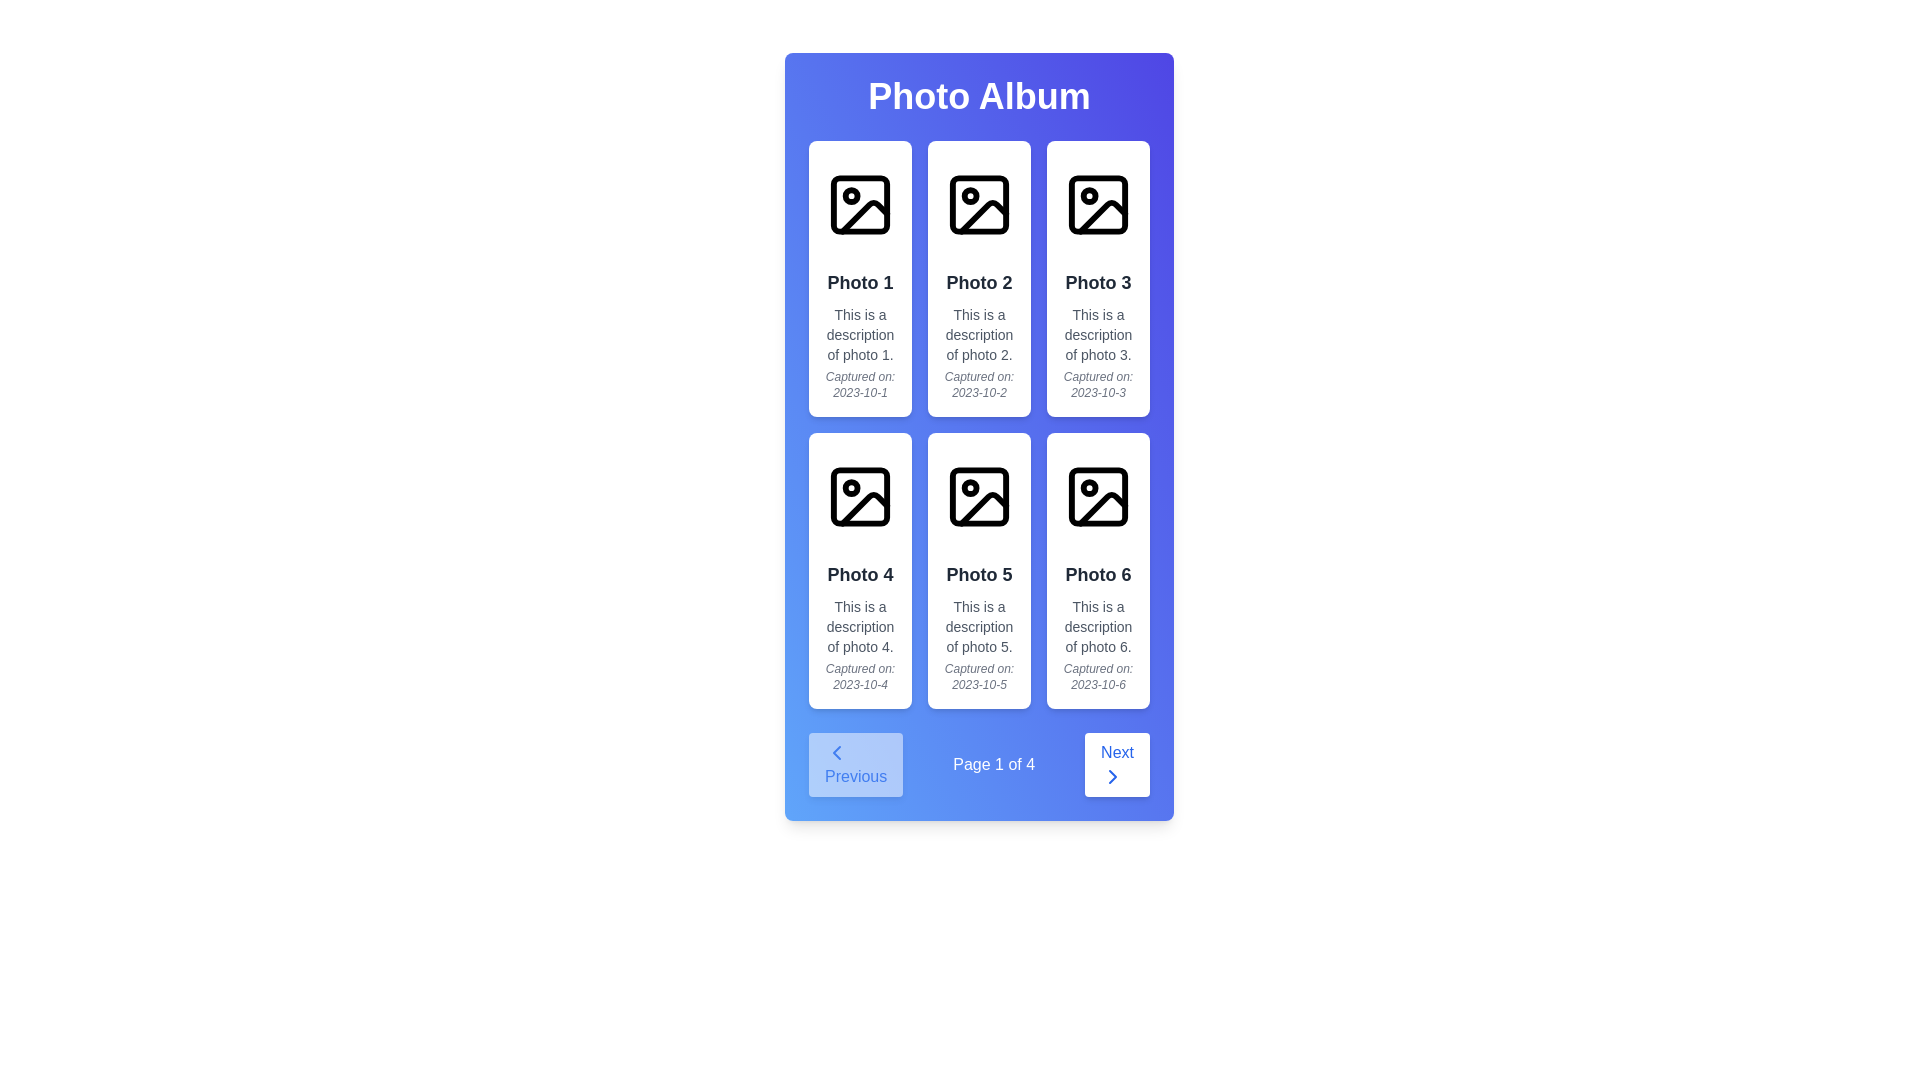 Image resolution: width=1920 pixels, height=1080 pixels. Describe the element at coordinates (979, 278) in the screenshot. I see `the second card component in the grid layout displaying 'Photo 2', which has a white background, rounded corners, and contains an image icon, bold title, descriptive text, and capture date` at that location.